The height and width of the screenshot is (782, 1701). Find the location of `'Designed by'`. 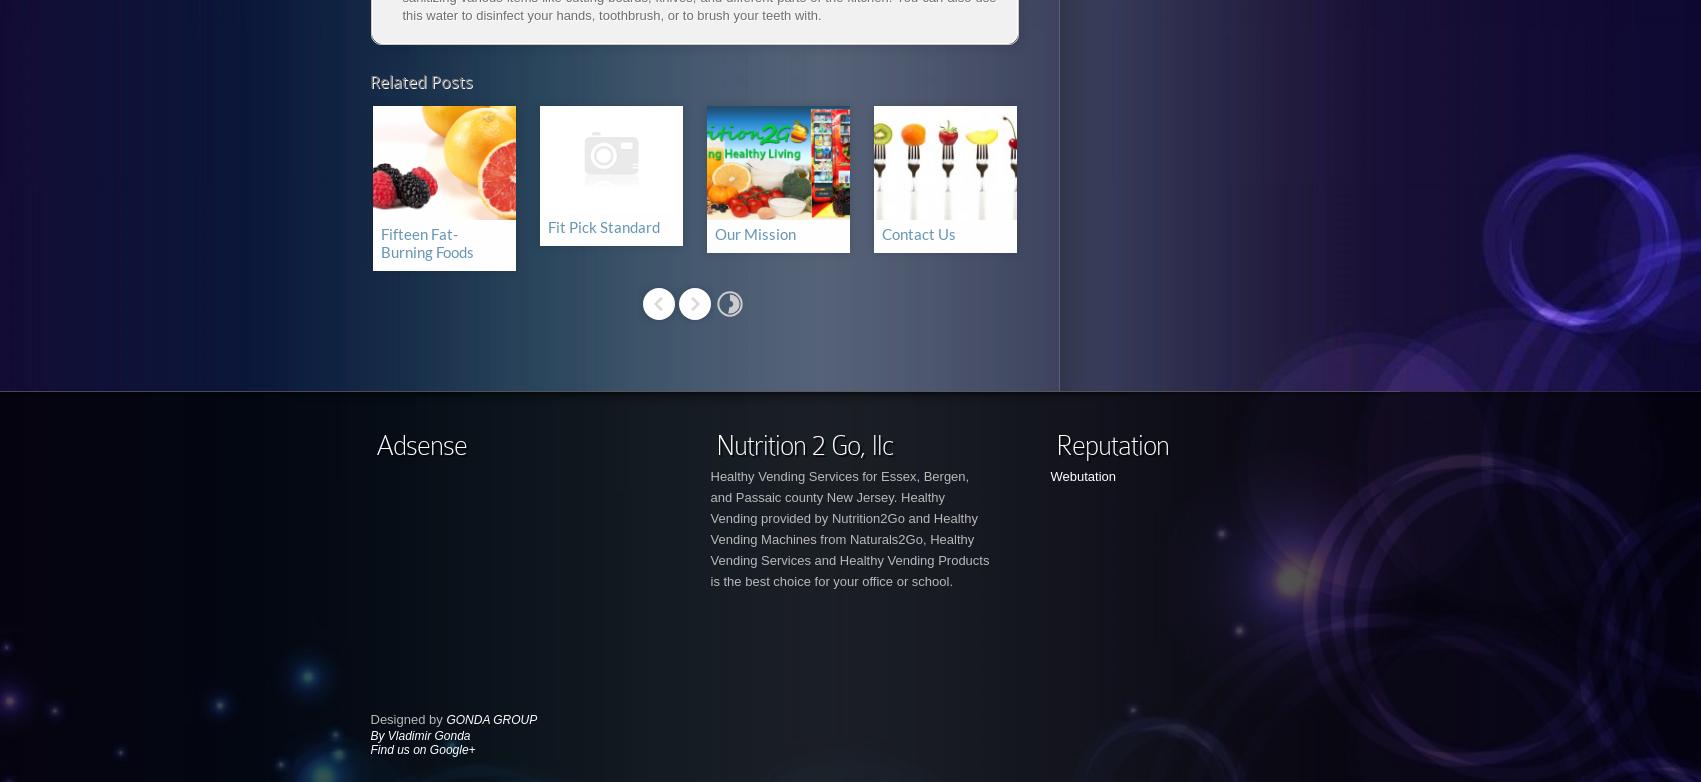

'Designed by' is located at coordinates (407, 718).